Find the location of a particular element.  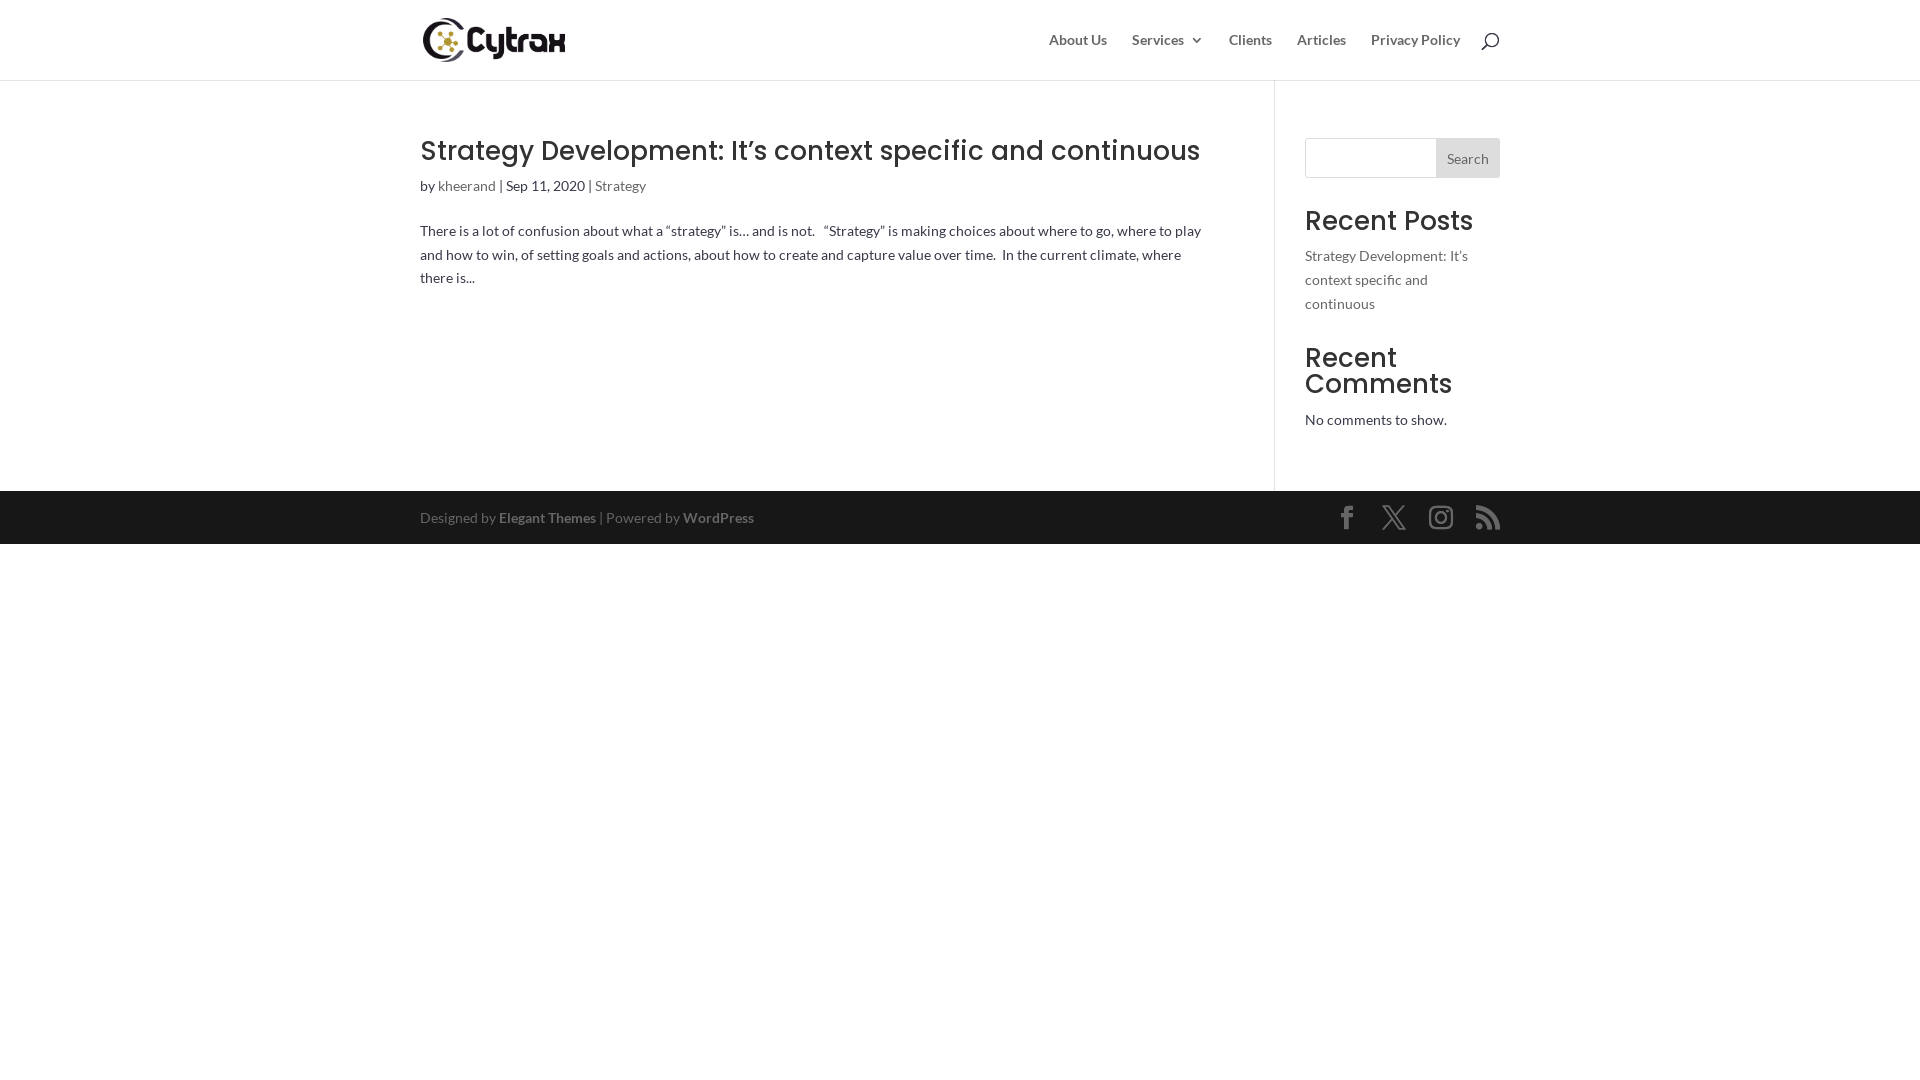

'Elegant Themes' is located at coordinates (547, 516).